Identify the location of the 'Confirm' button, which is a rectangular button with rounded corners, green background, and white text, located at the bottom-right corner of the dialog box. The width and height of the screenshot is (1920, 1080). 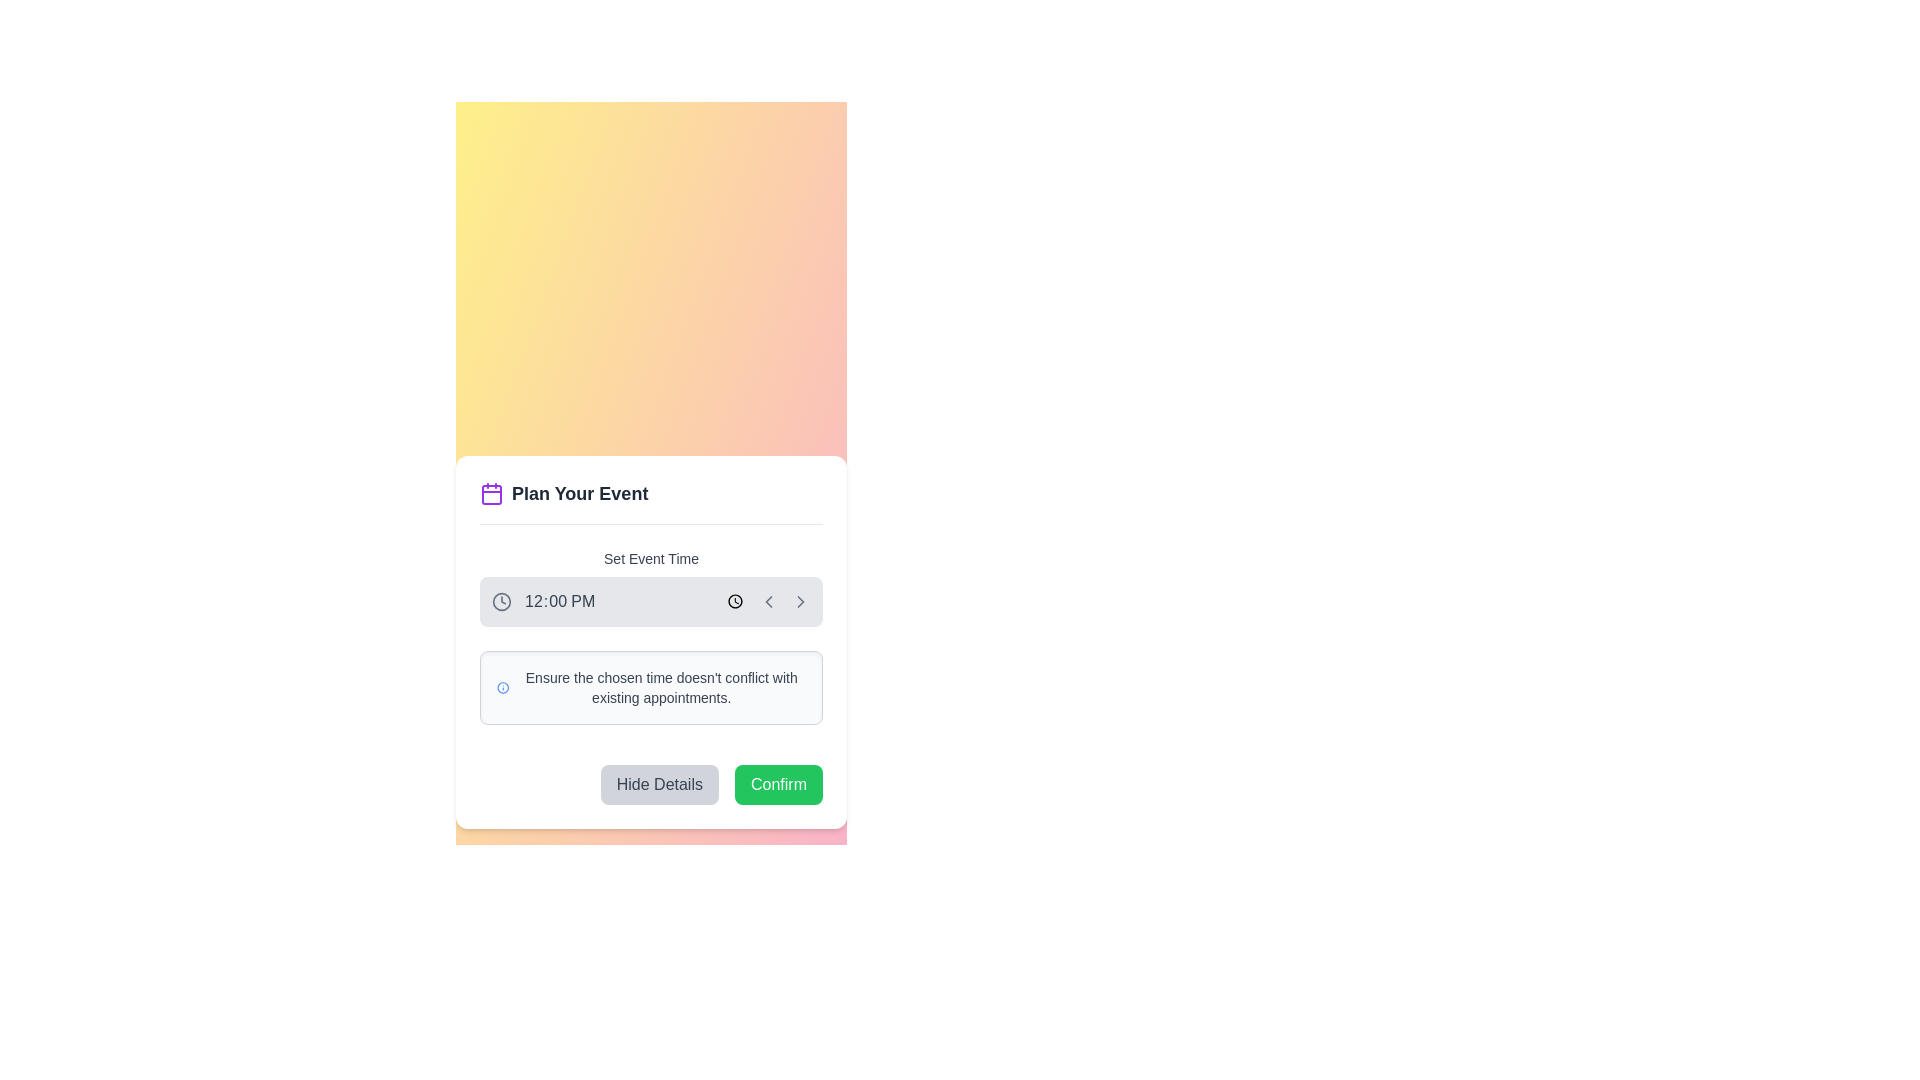
(777, 783).